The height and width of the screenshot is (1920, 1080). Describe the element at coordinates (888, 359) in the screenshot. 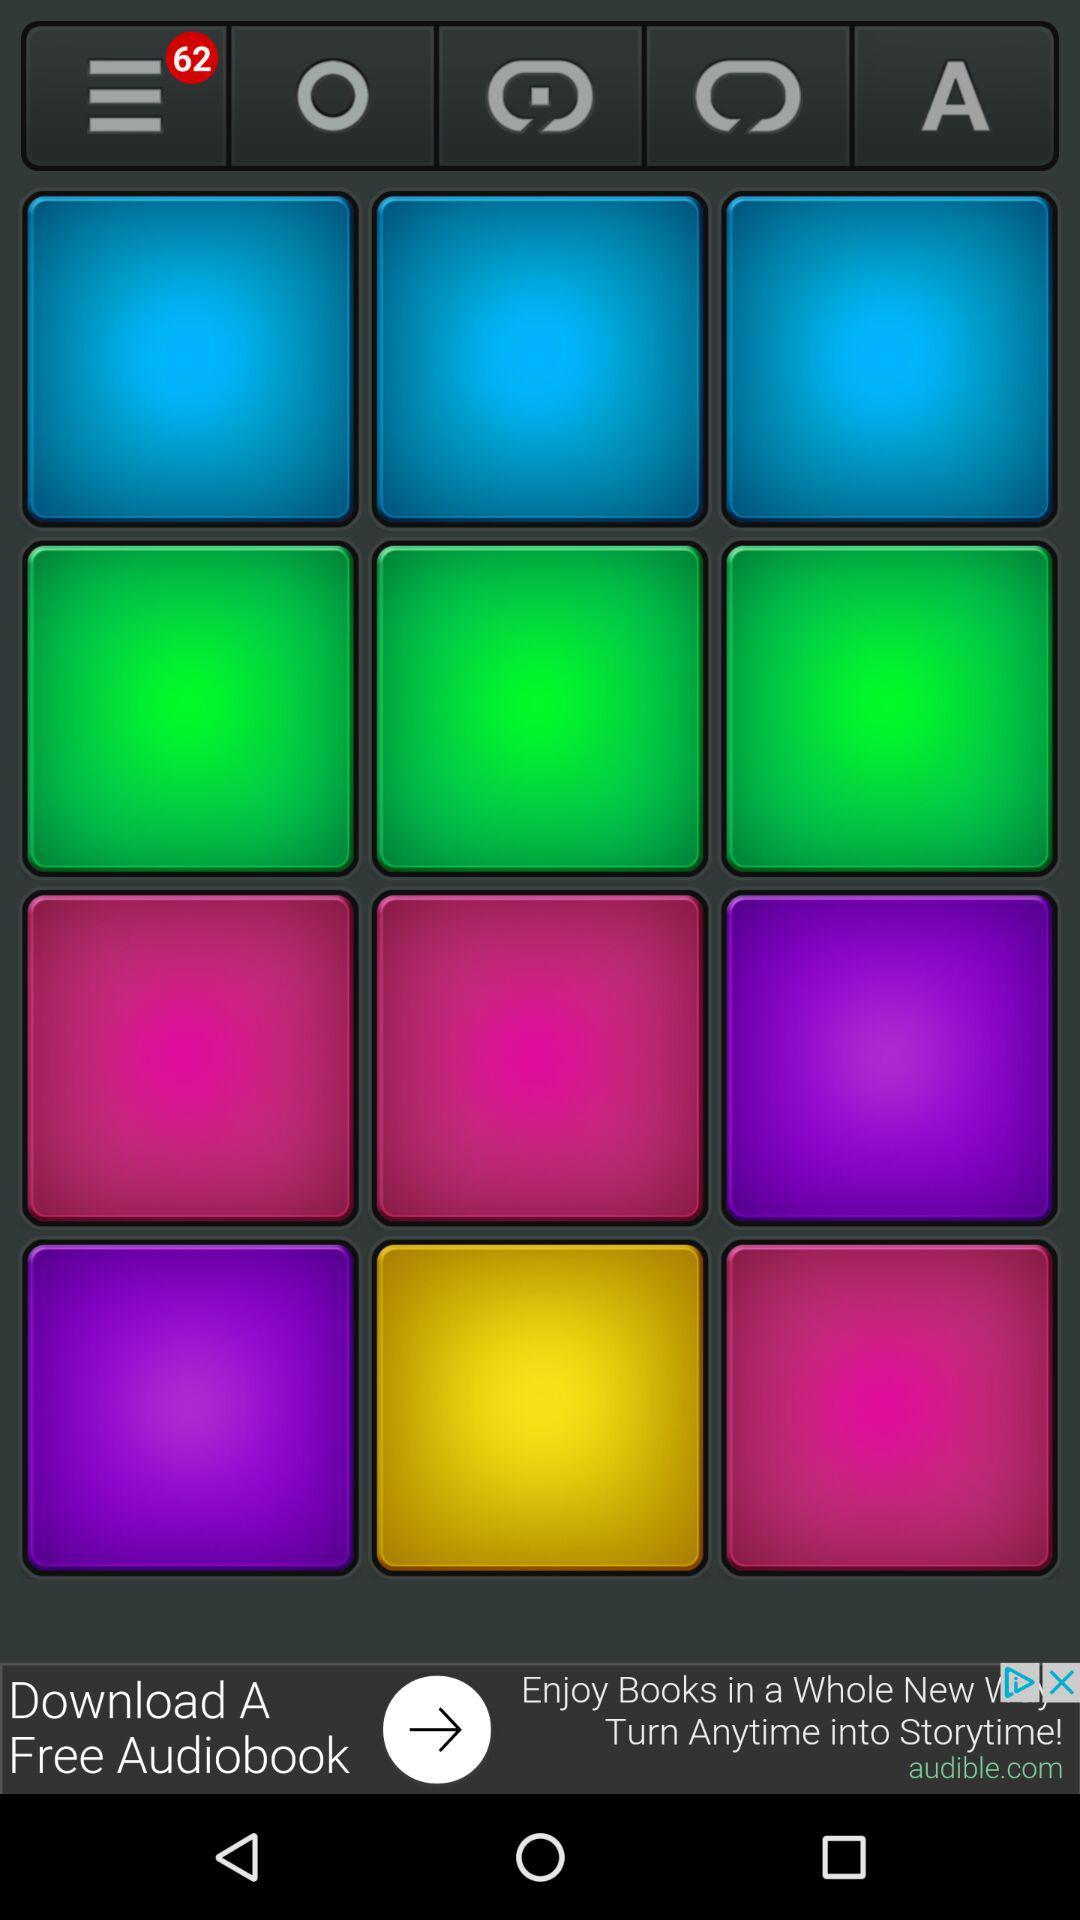

I see `blue botton` at that location.